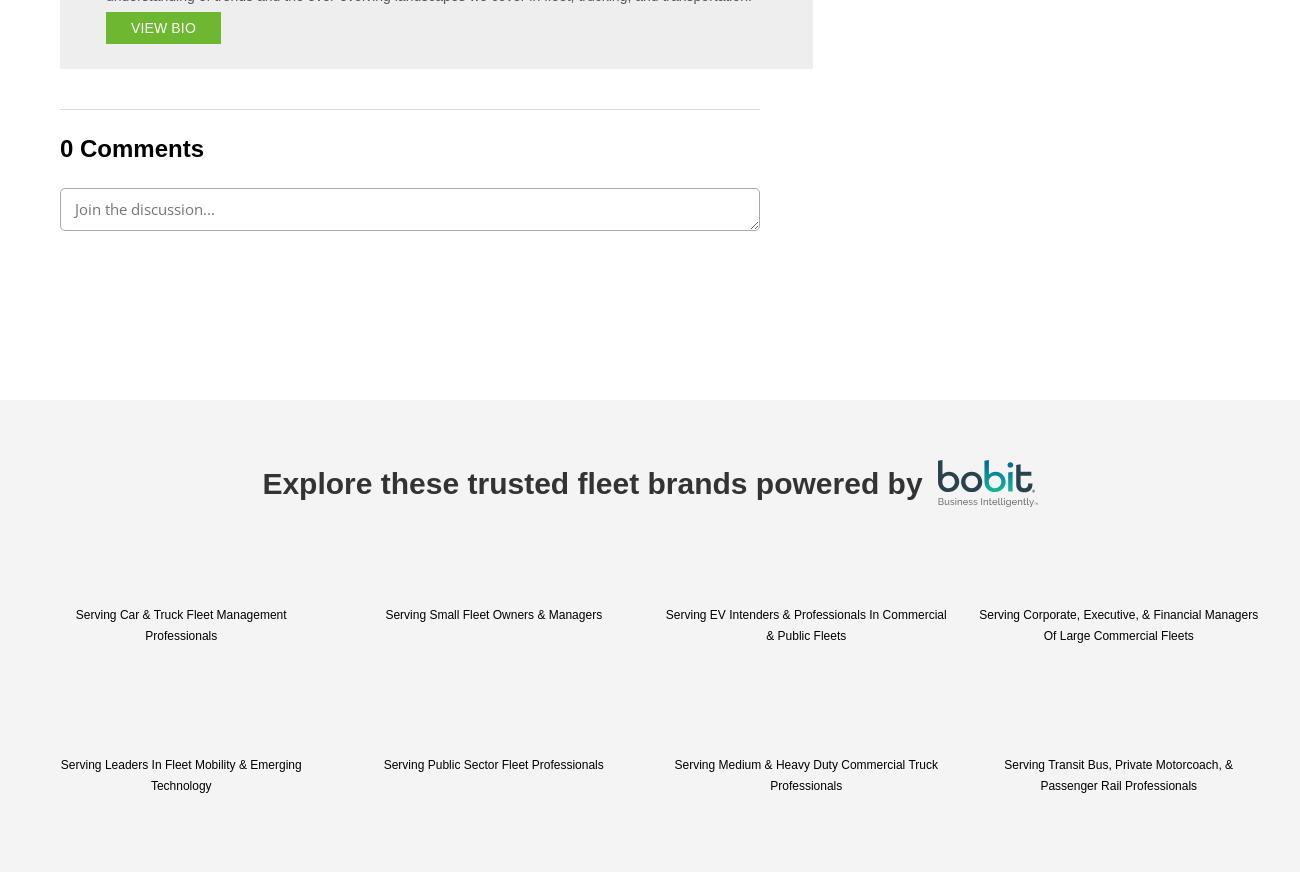  I want to click on 'Explore these trusted fleet brands powered by', so click(591, 482).